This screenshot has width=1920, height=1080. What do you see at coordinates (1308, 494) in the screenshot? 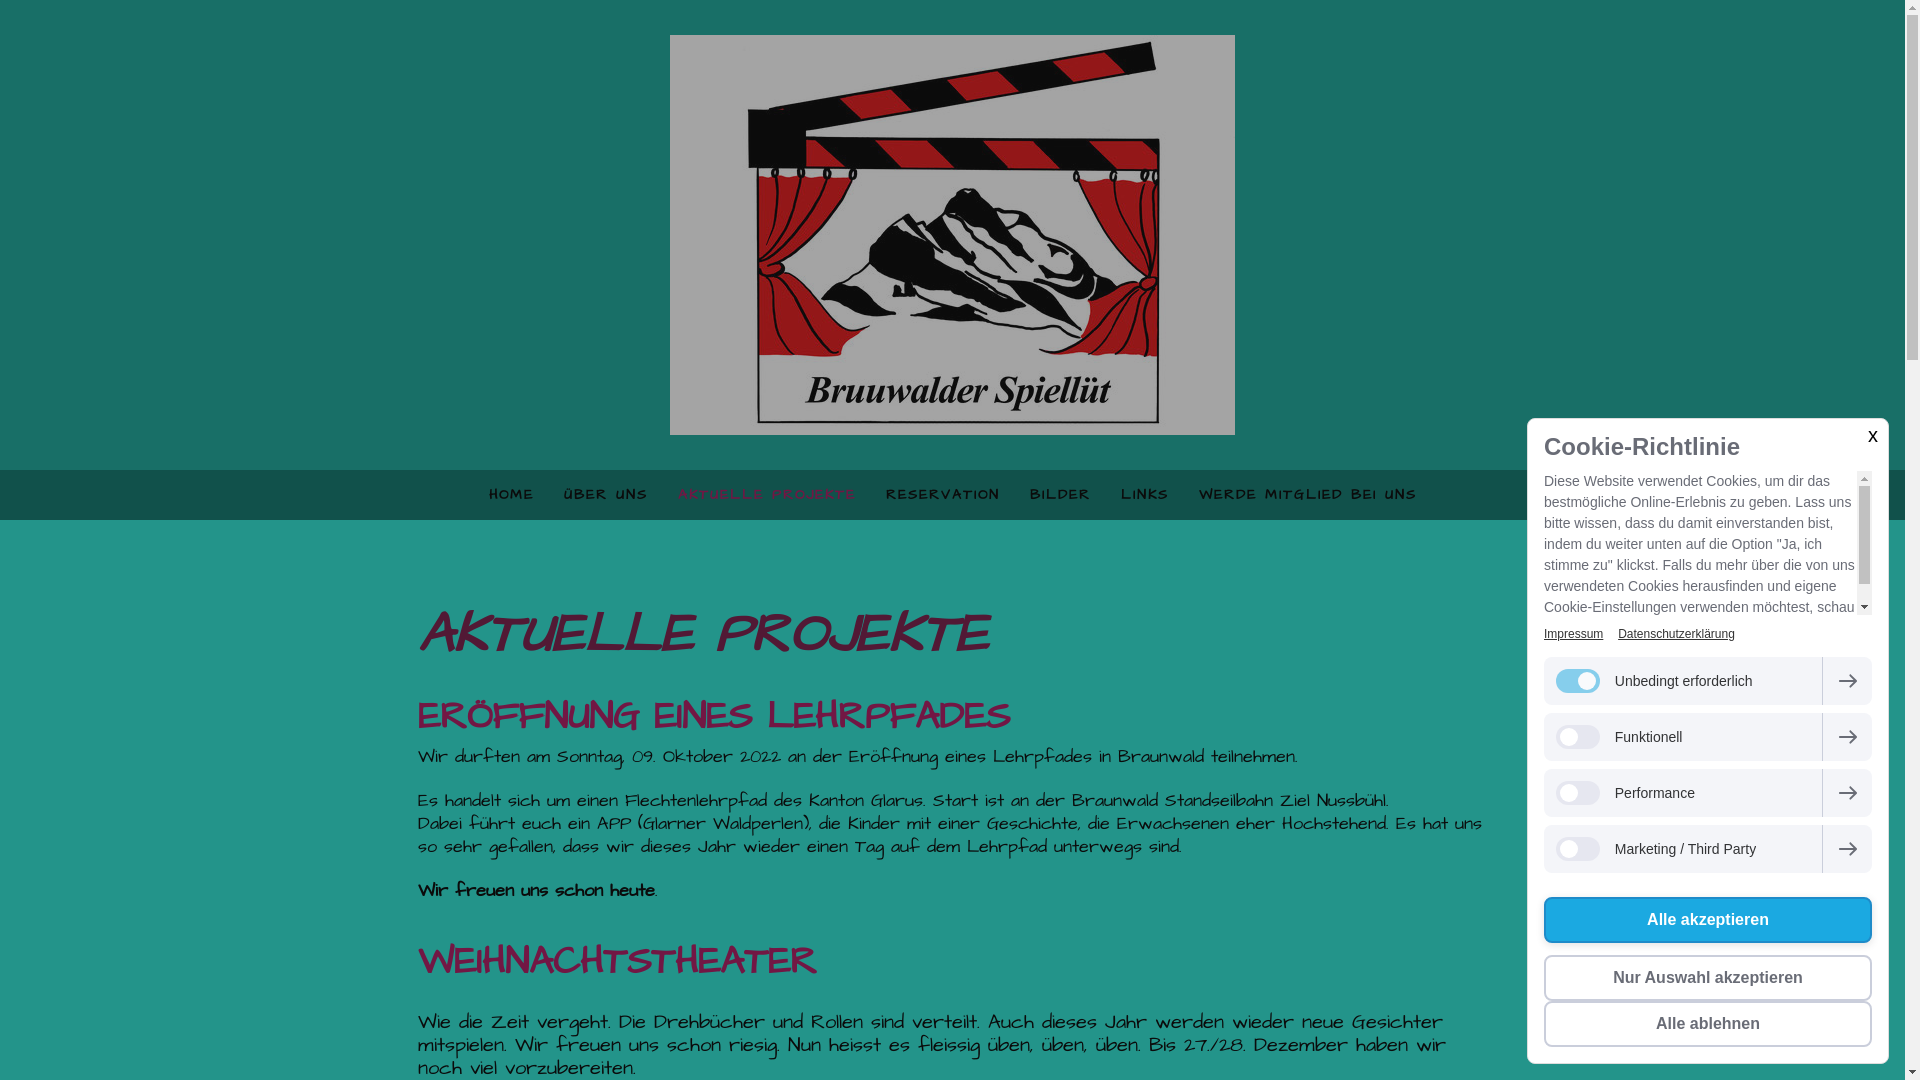
I see `'WERDE MITGLIED BEI UNS'` at bounding box center [1308, 494].